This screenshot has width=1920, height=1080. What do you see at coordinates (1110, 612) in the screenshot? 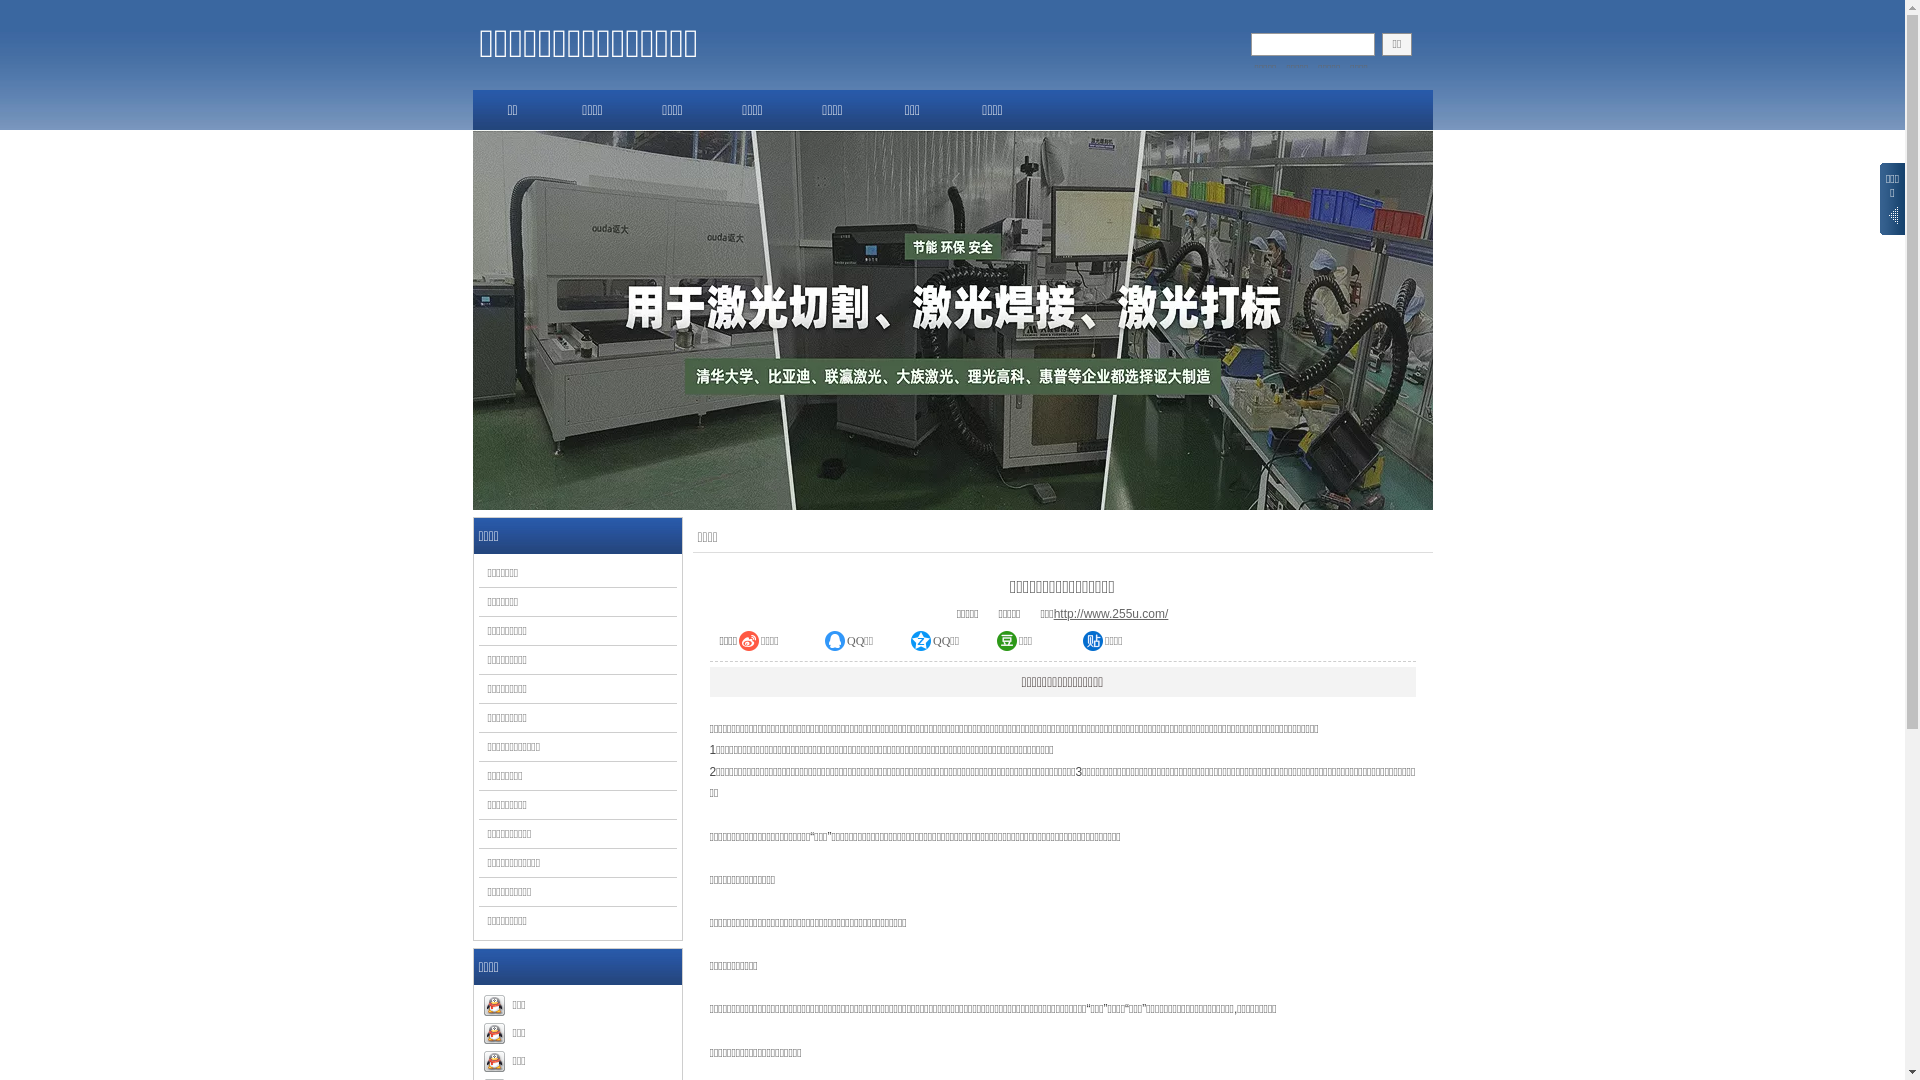
I see `'http://www.255u.com/'` at bounding box center [1110, 612].